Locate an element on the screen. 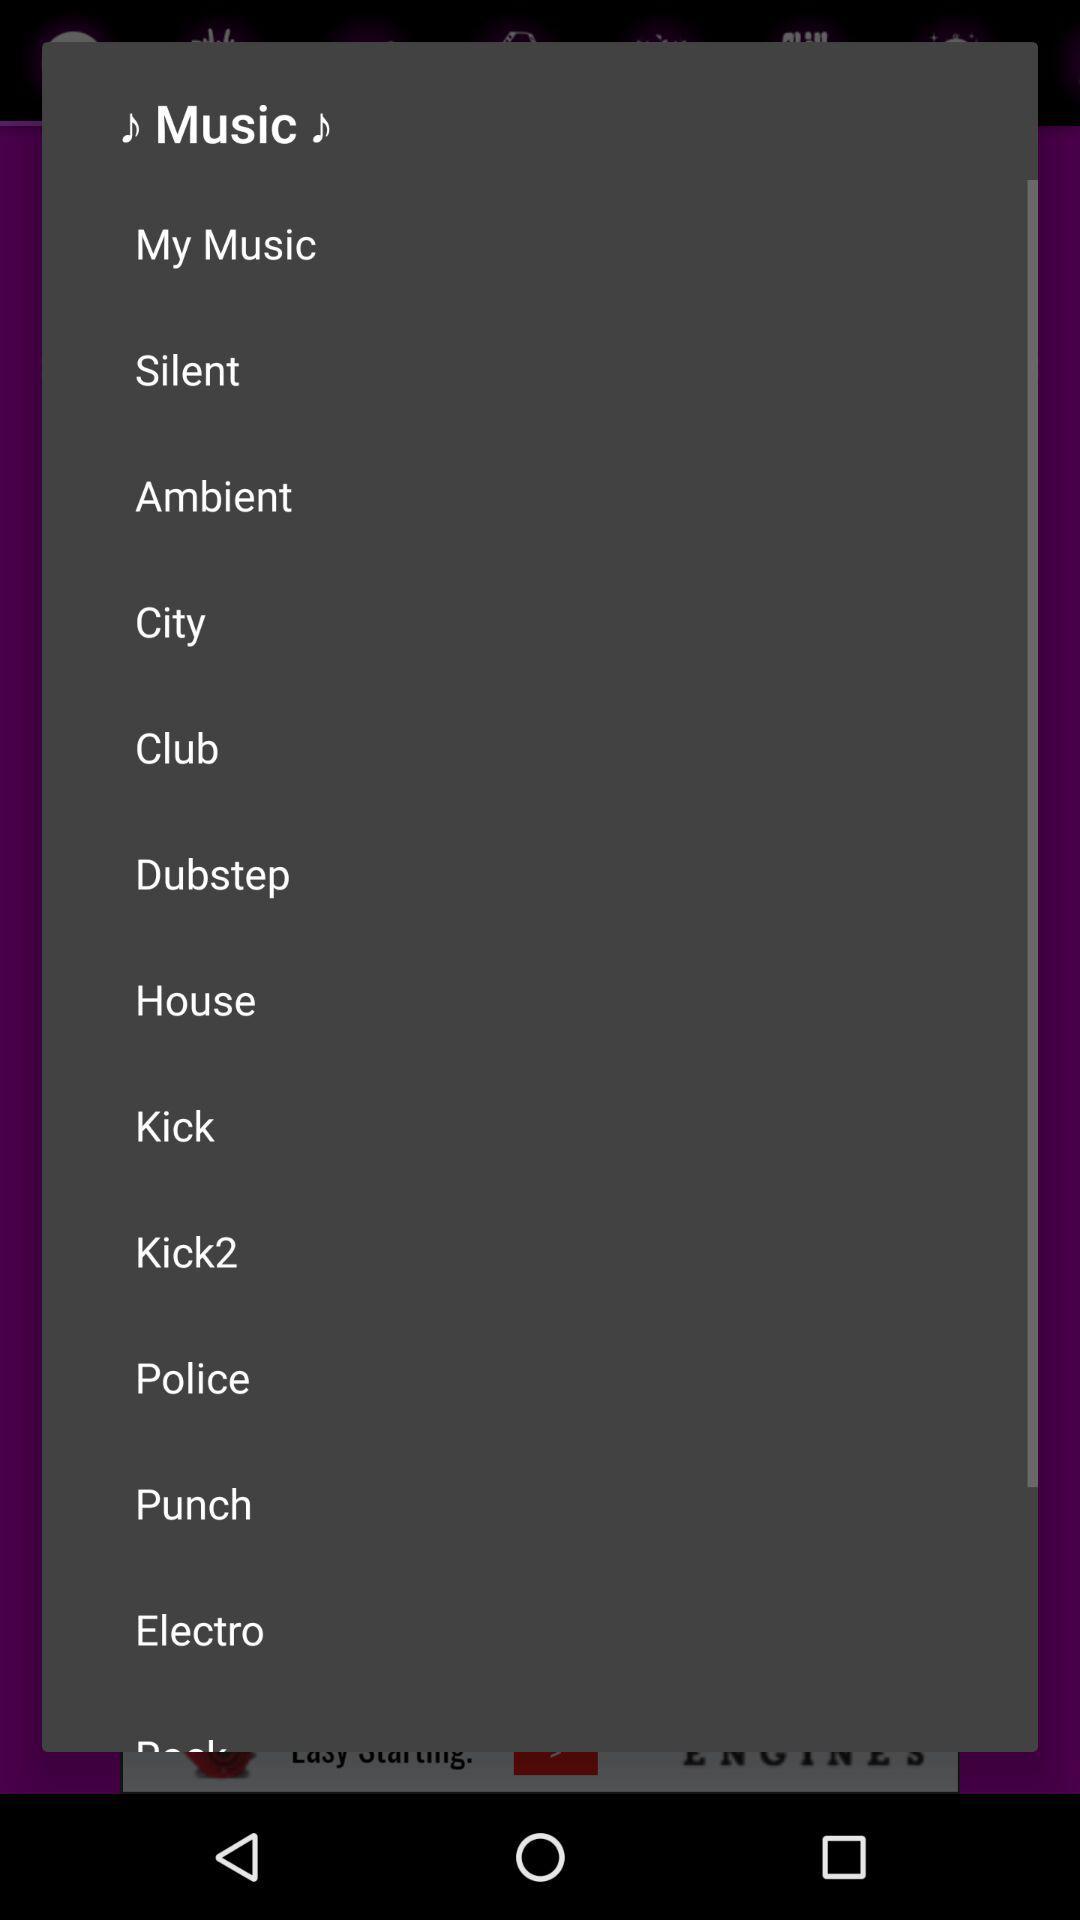 Image resolution: width=1080 pixels, height=1920 pixels. house is located at coordinates (540, 998).